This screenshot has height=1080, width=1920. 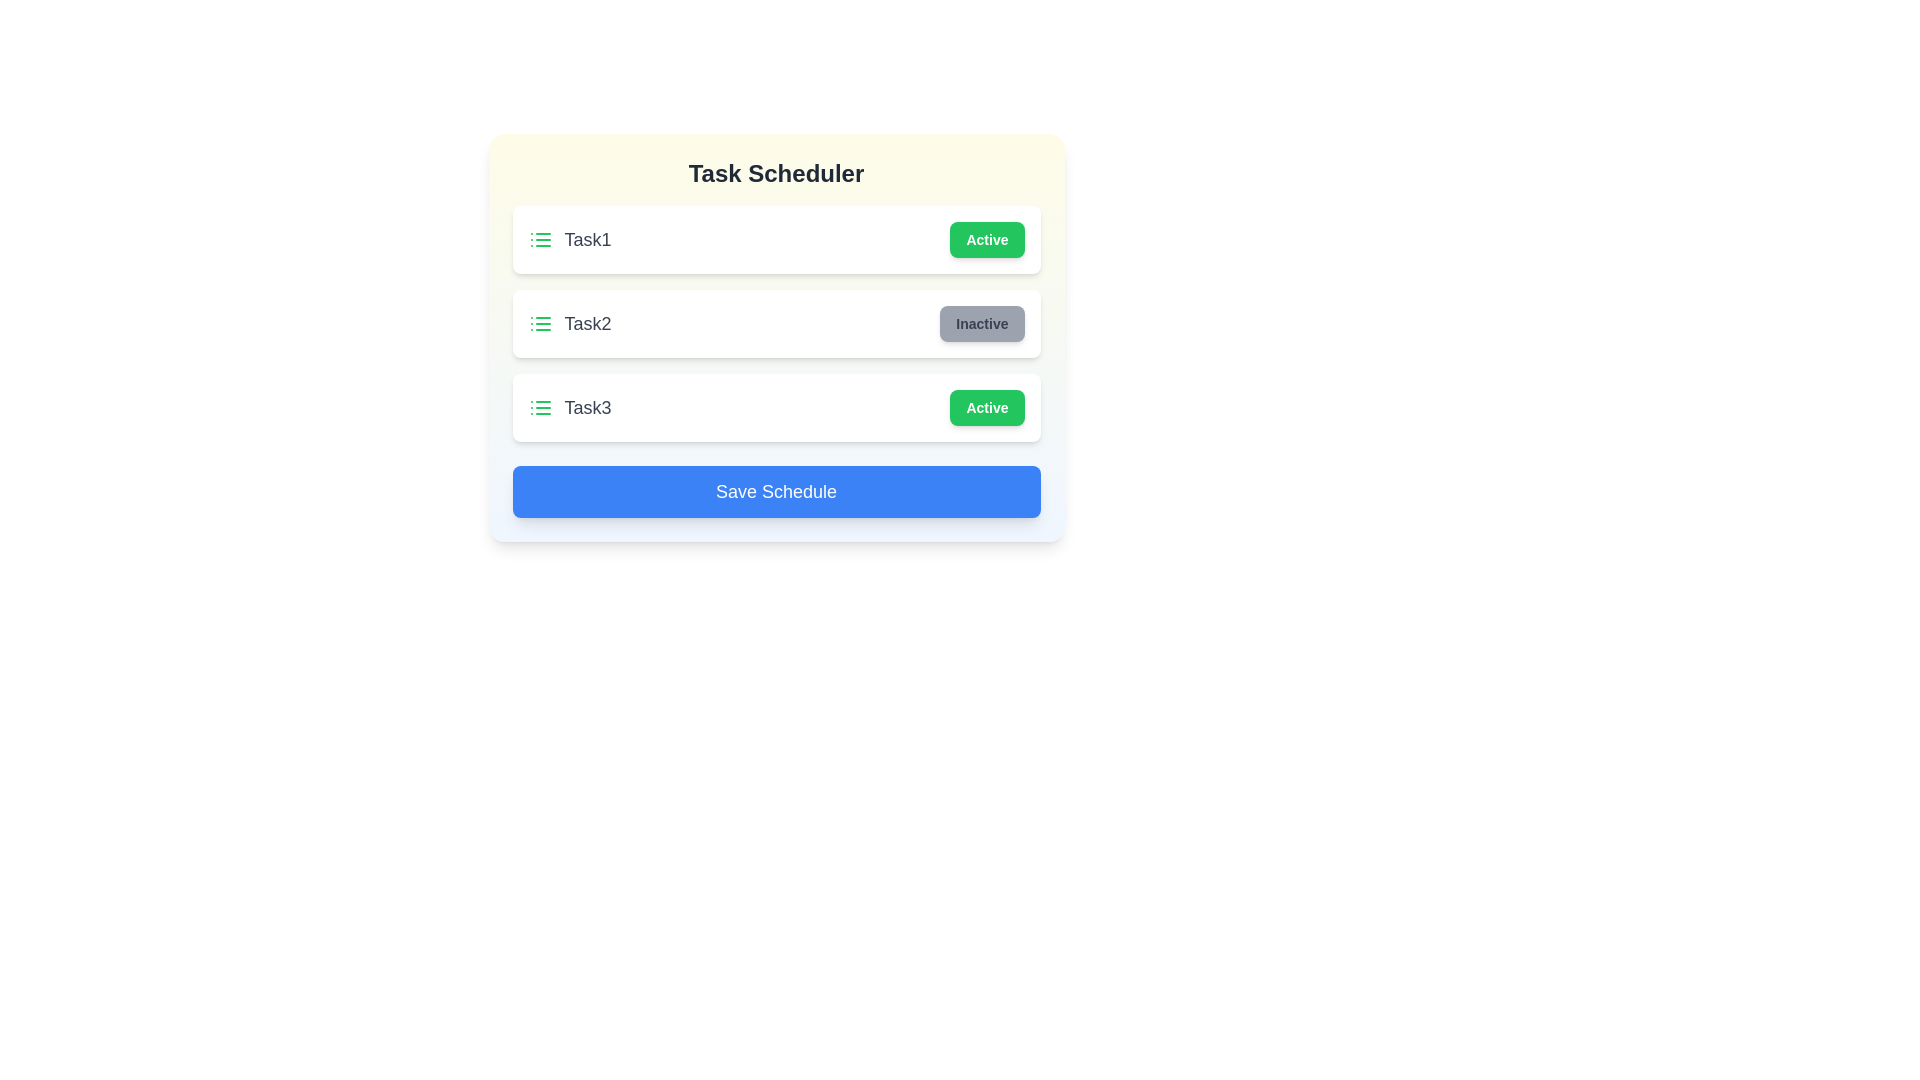 I want to click on the icon next to the task name Task2, so click(x=540, y=323).